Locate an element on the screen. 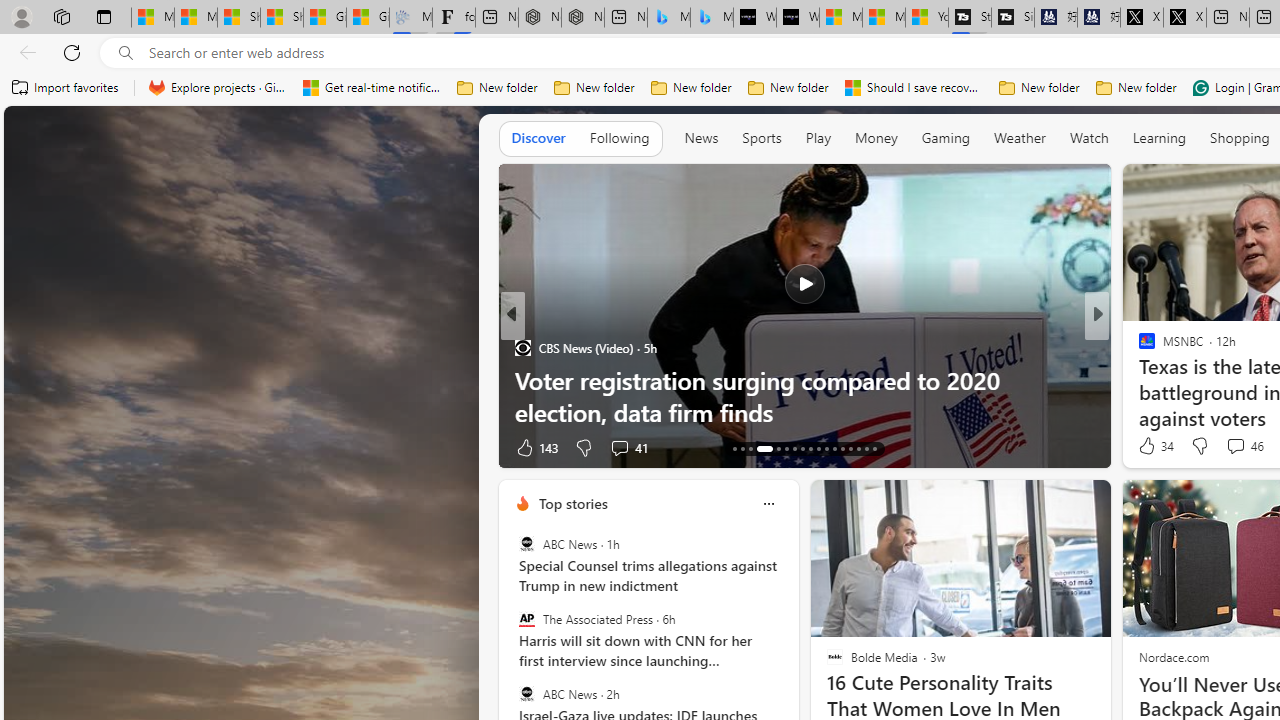 The image size is (1280, 720). 'AutomationID: tab-25' is located at coordinates (842, 447).